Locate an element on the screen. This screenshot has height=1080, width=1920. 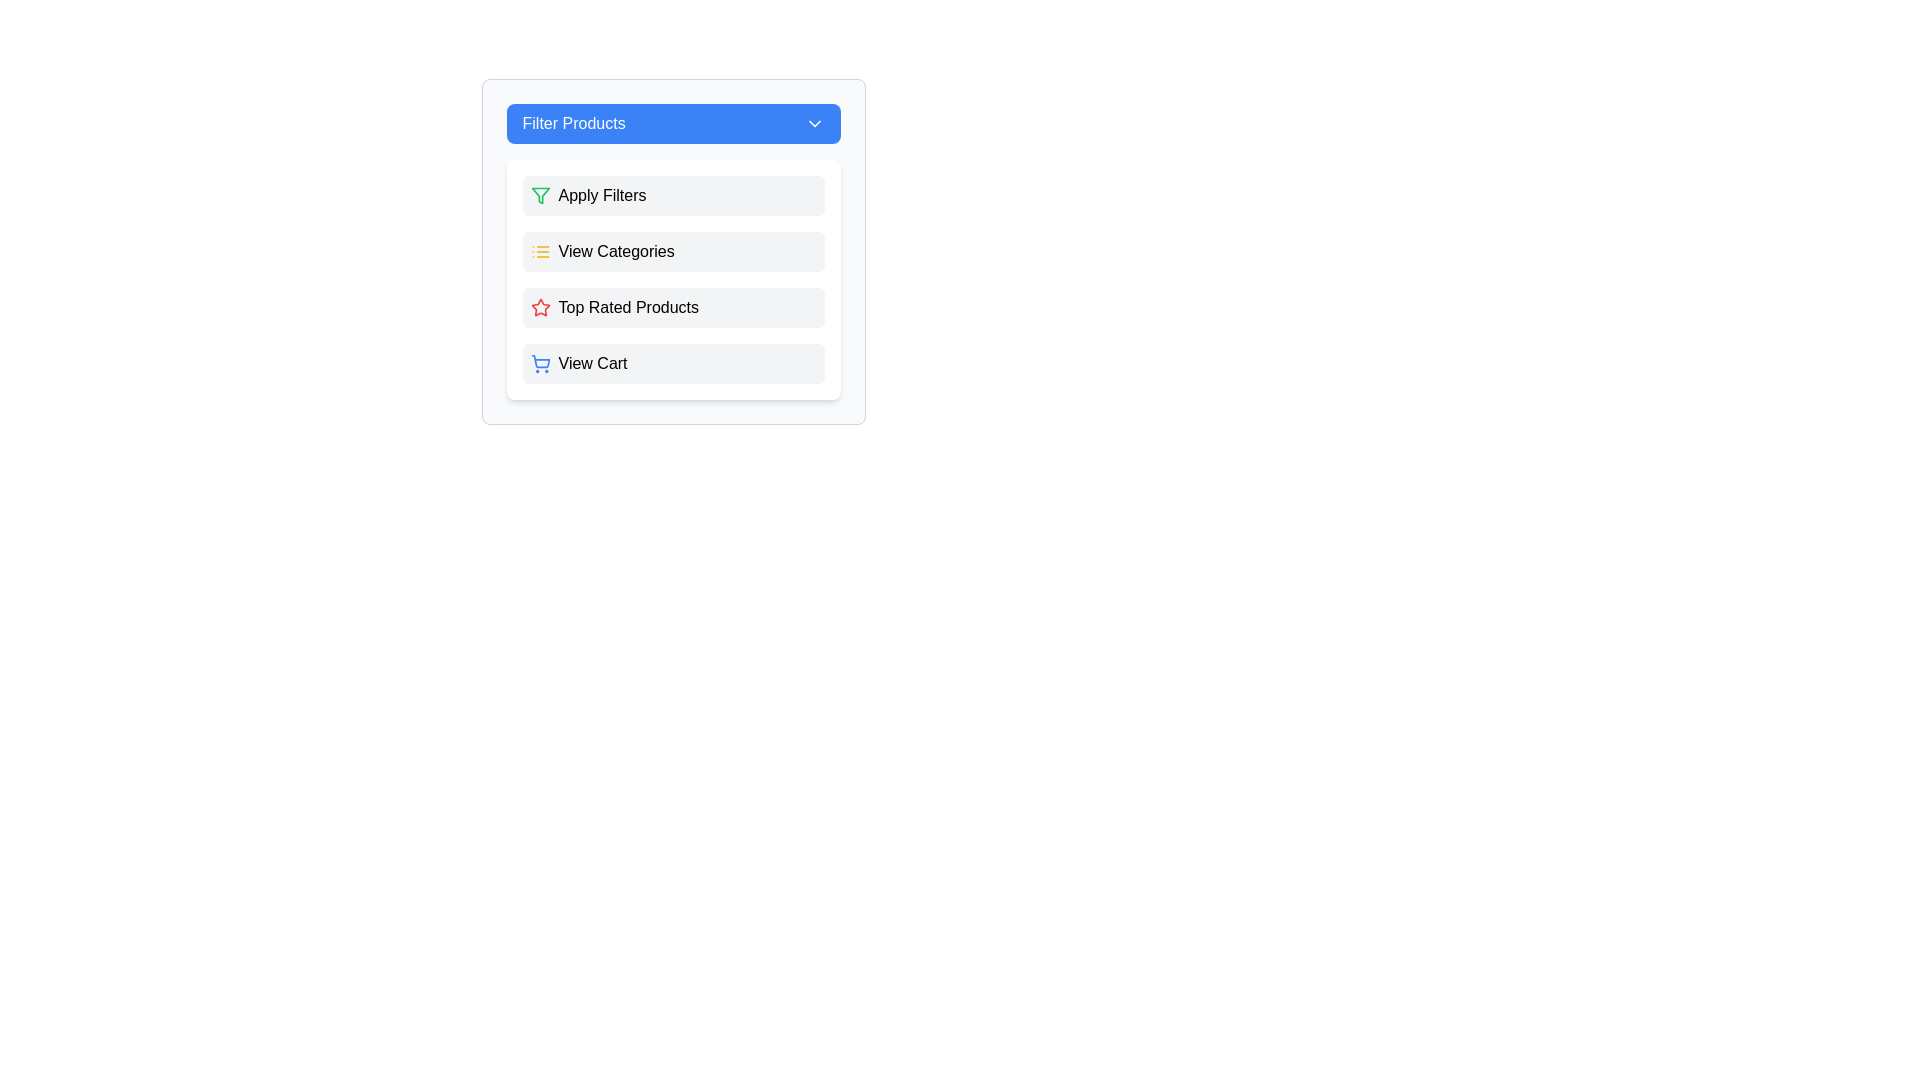
the 'Filter Products' dropdown button is located at coordinates (673, 123).